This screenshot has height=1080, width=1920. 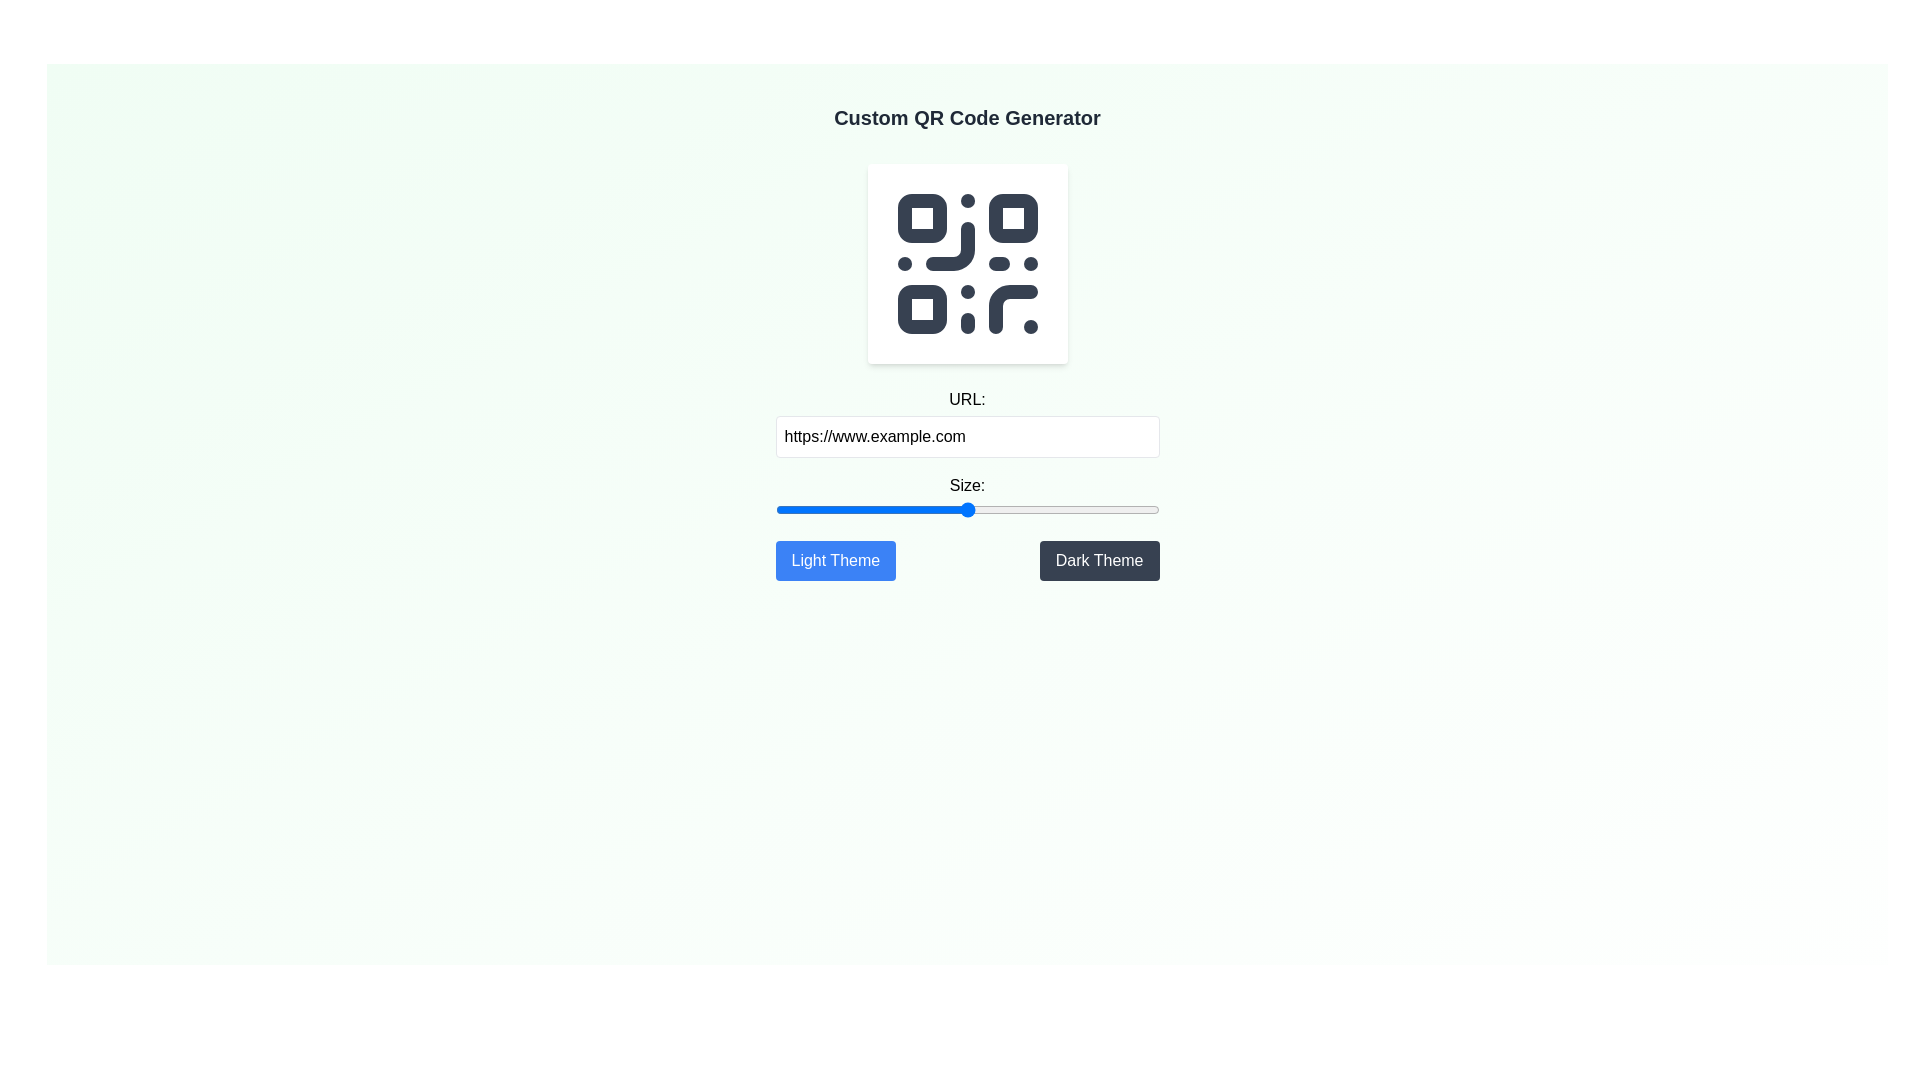 What do you see at coordinates (1093, 508) in the screenshot?
I see `the slider` at bounding box center [1093, 508].